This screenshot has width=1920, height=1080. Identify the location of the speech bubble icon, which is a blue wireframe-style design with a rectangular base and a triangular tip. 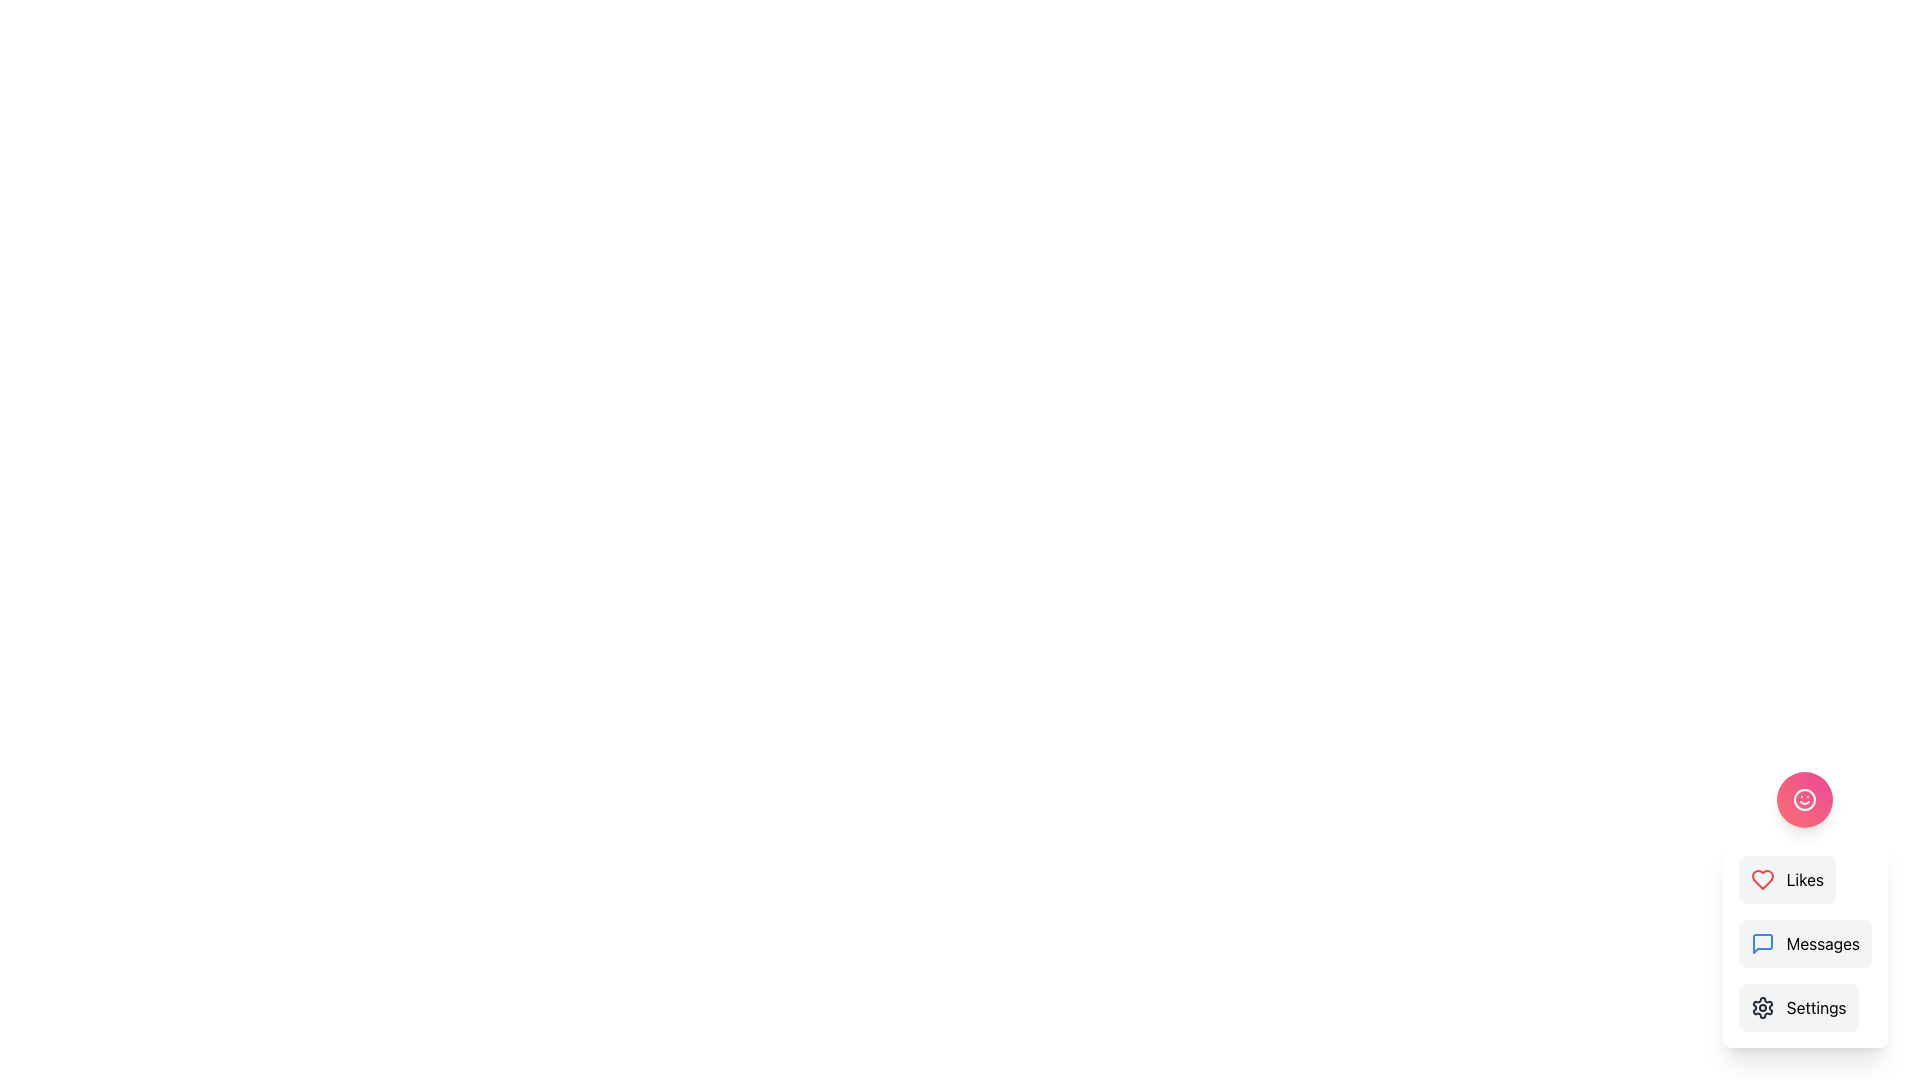
(1762, 944).